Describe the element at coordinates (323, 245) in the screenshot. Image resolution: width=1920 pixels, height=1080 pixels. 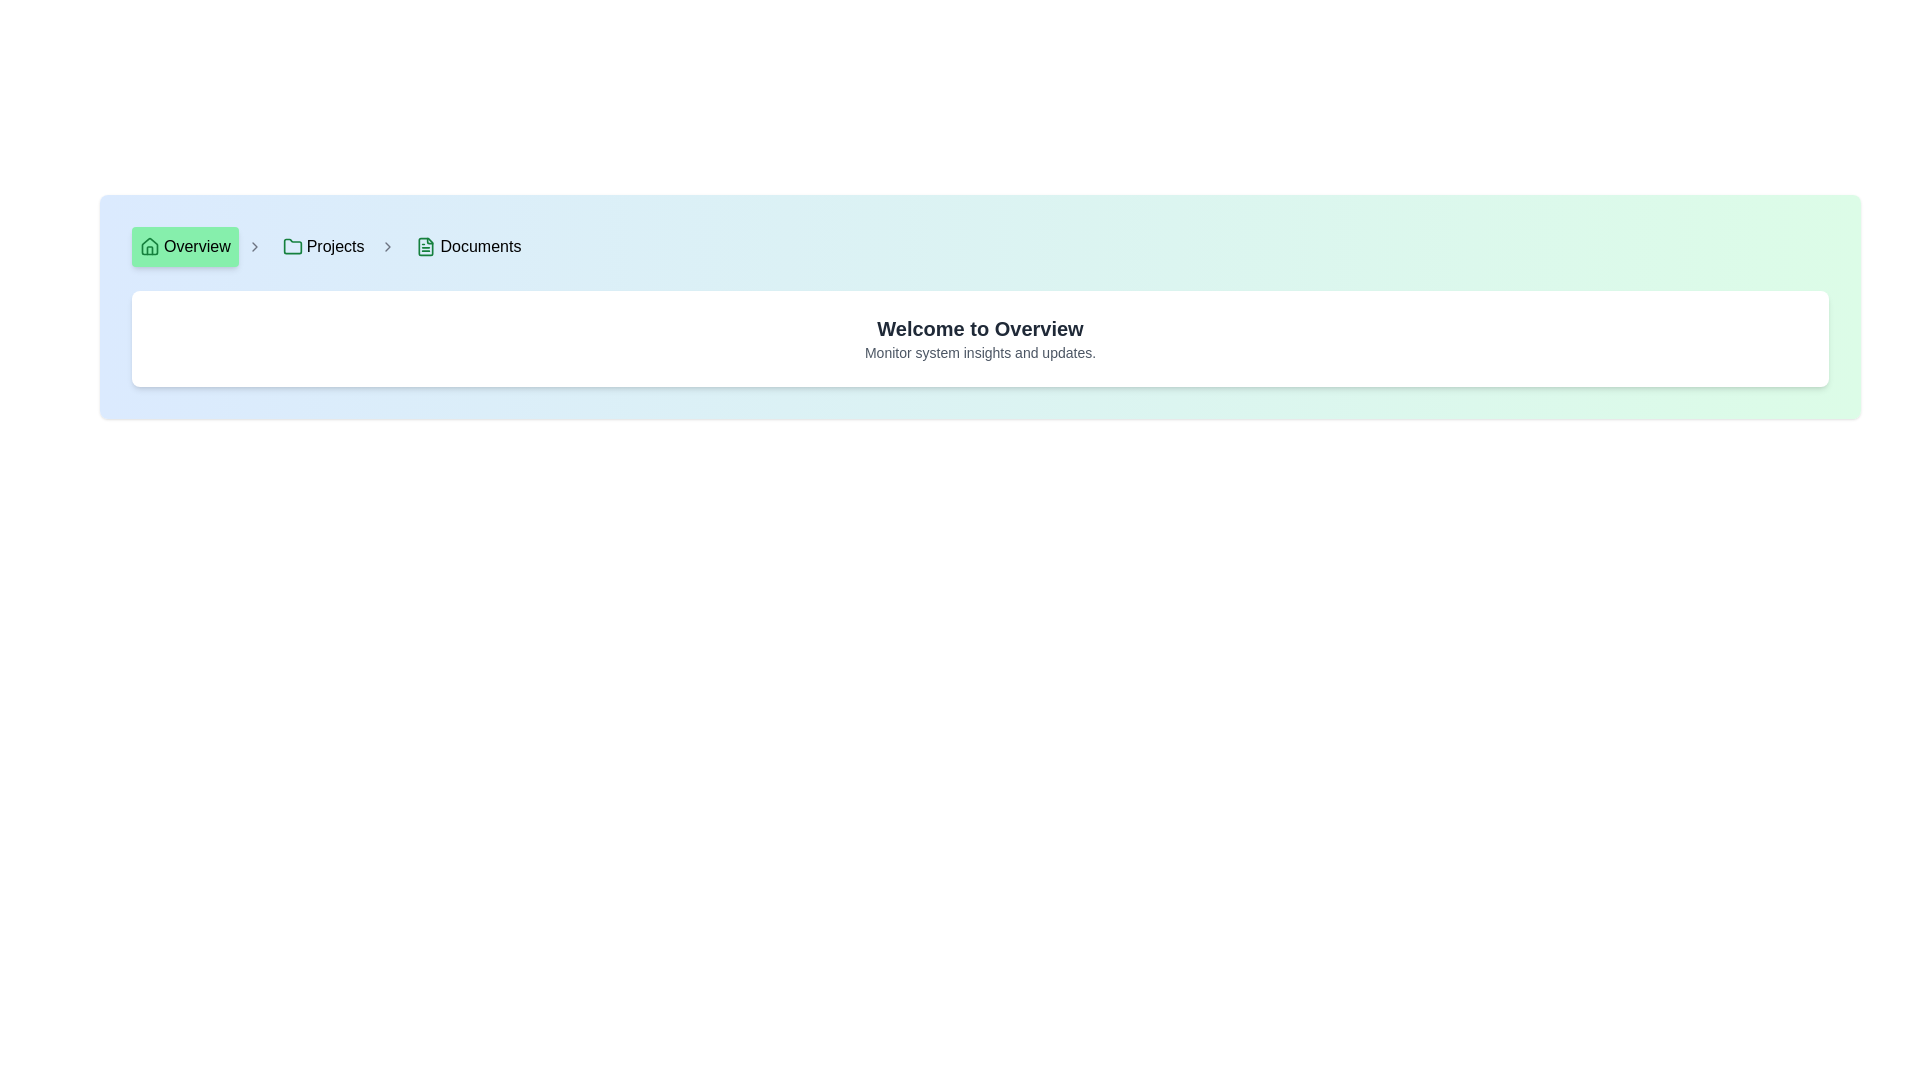
I see `the second item in the breadcrumb navigation bar, which is a Navigational Link with an icon and text` at that location.